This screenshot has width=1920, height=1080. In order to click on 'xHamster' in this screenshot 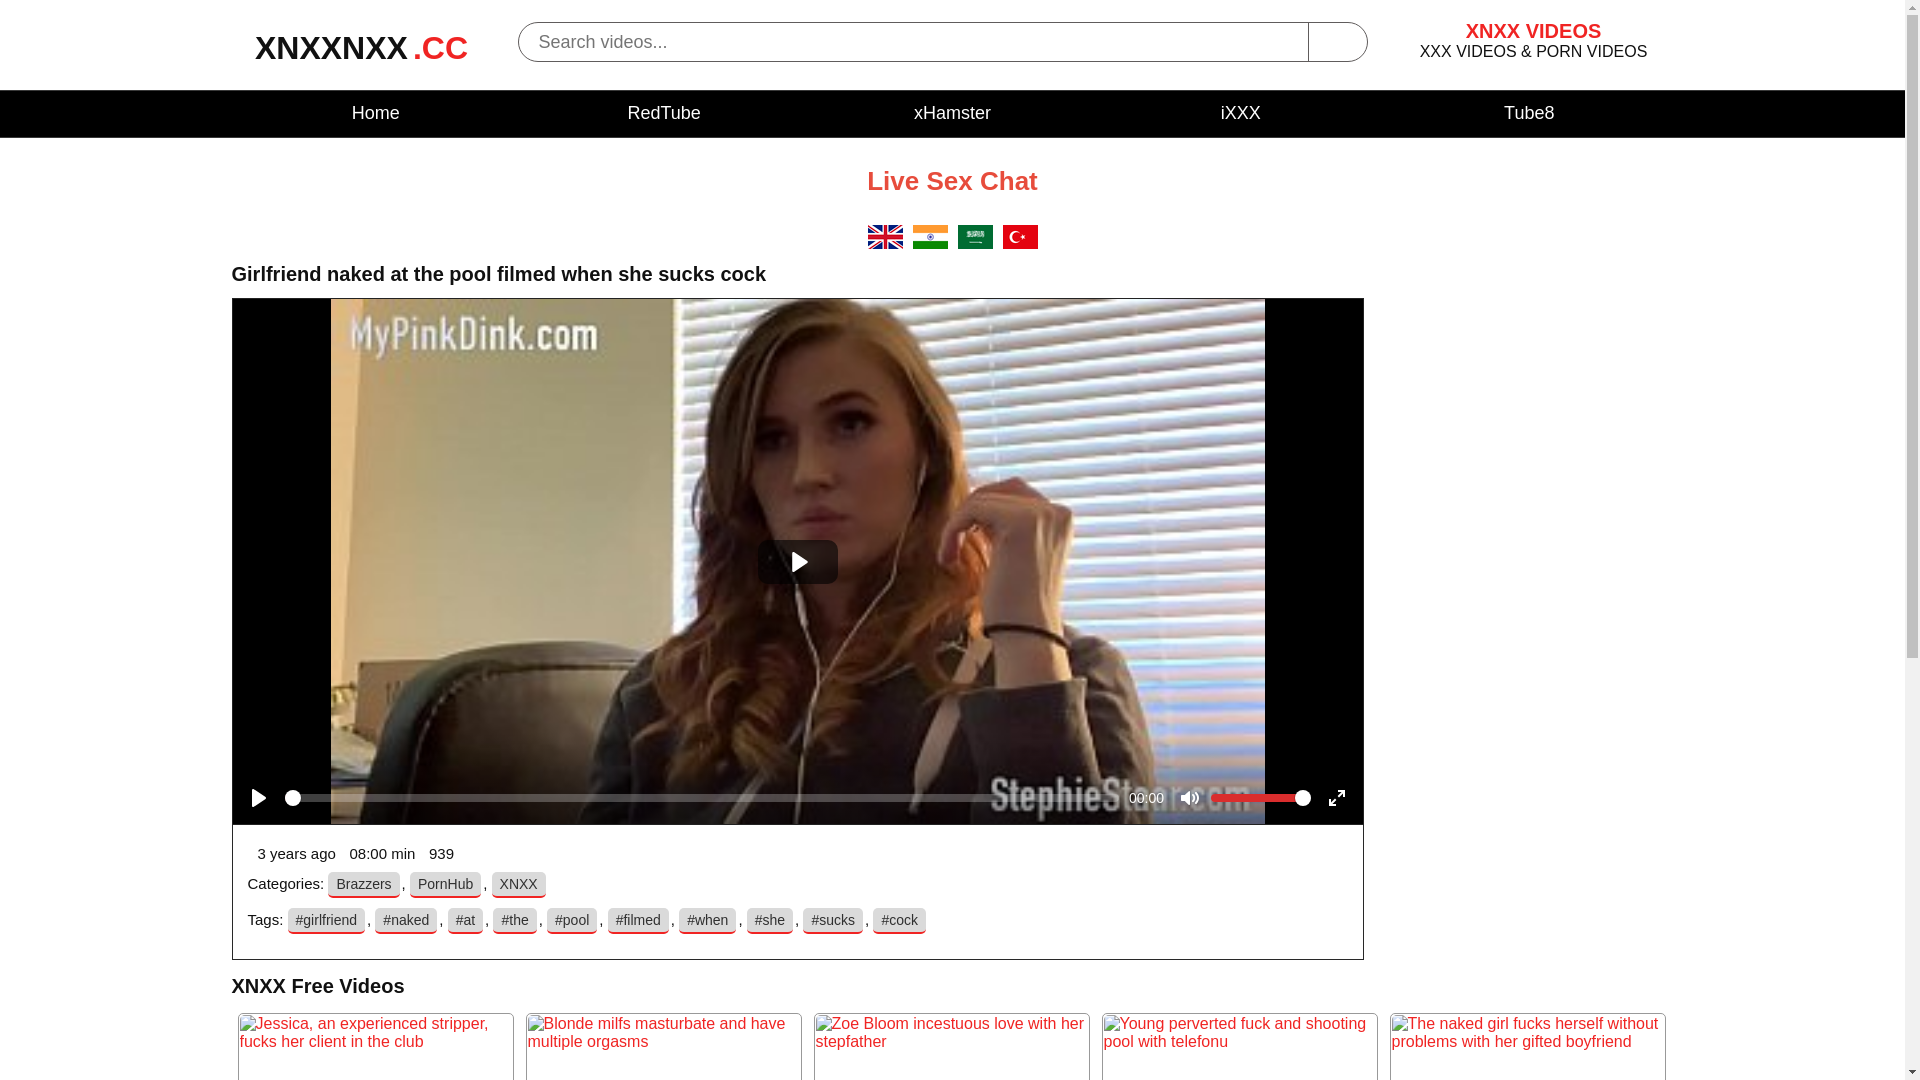, I will do `click(950, 112)`.